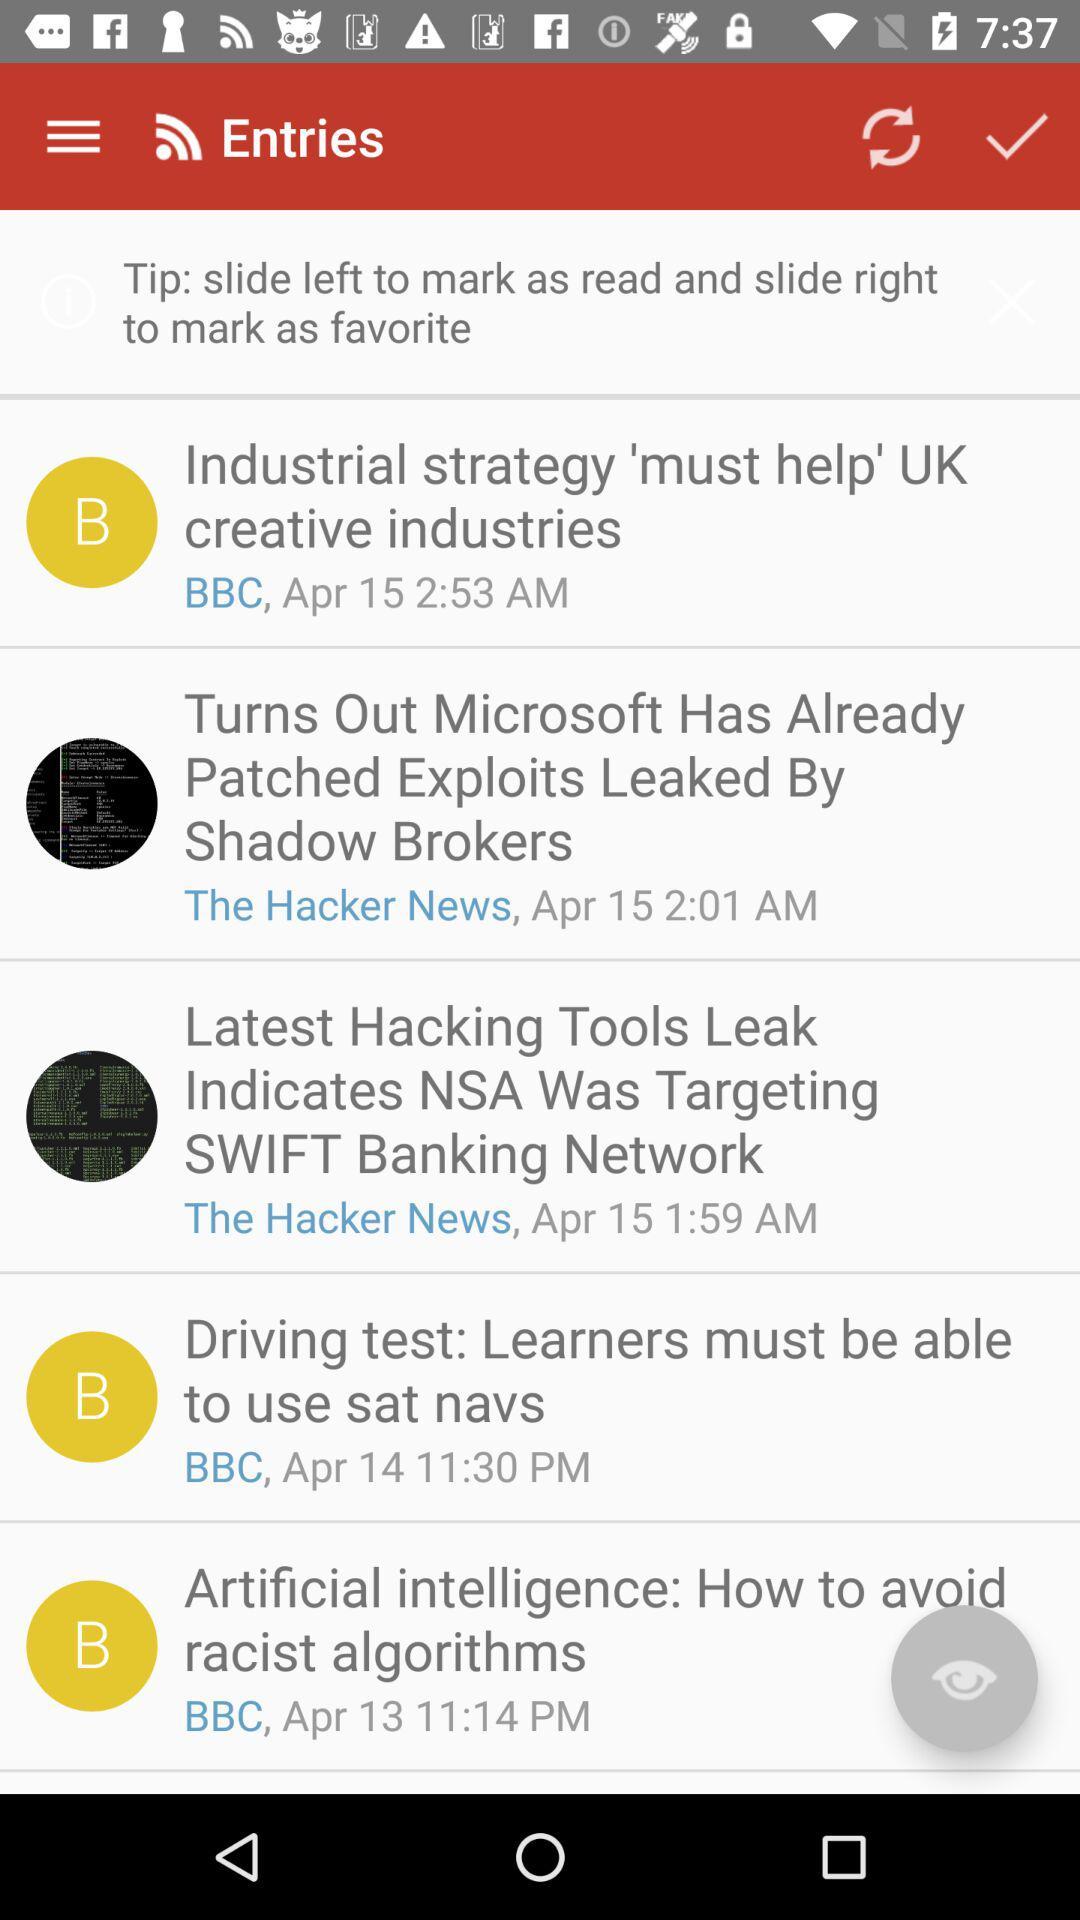 The image size is (1080, 1920). I want to click on turns out microsoft, so click(611, 774).